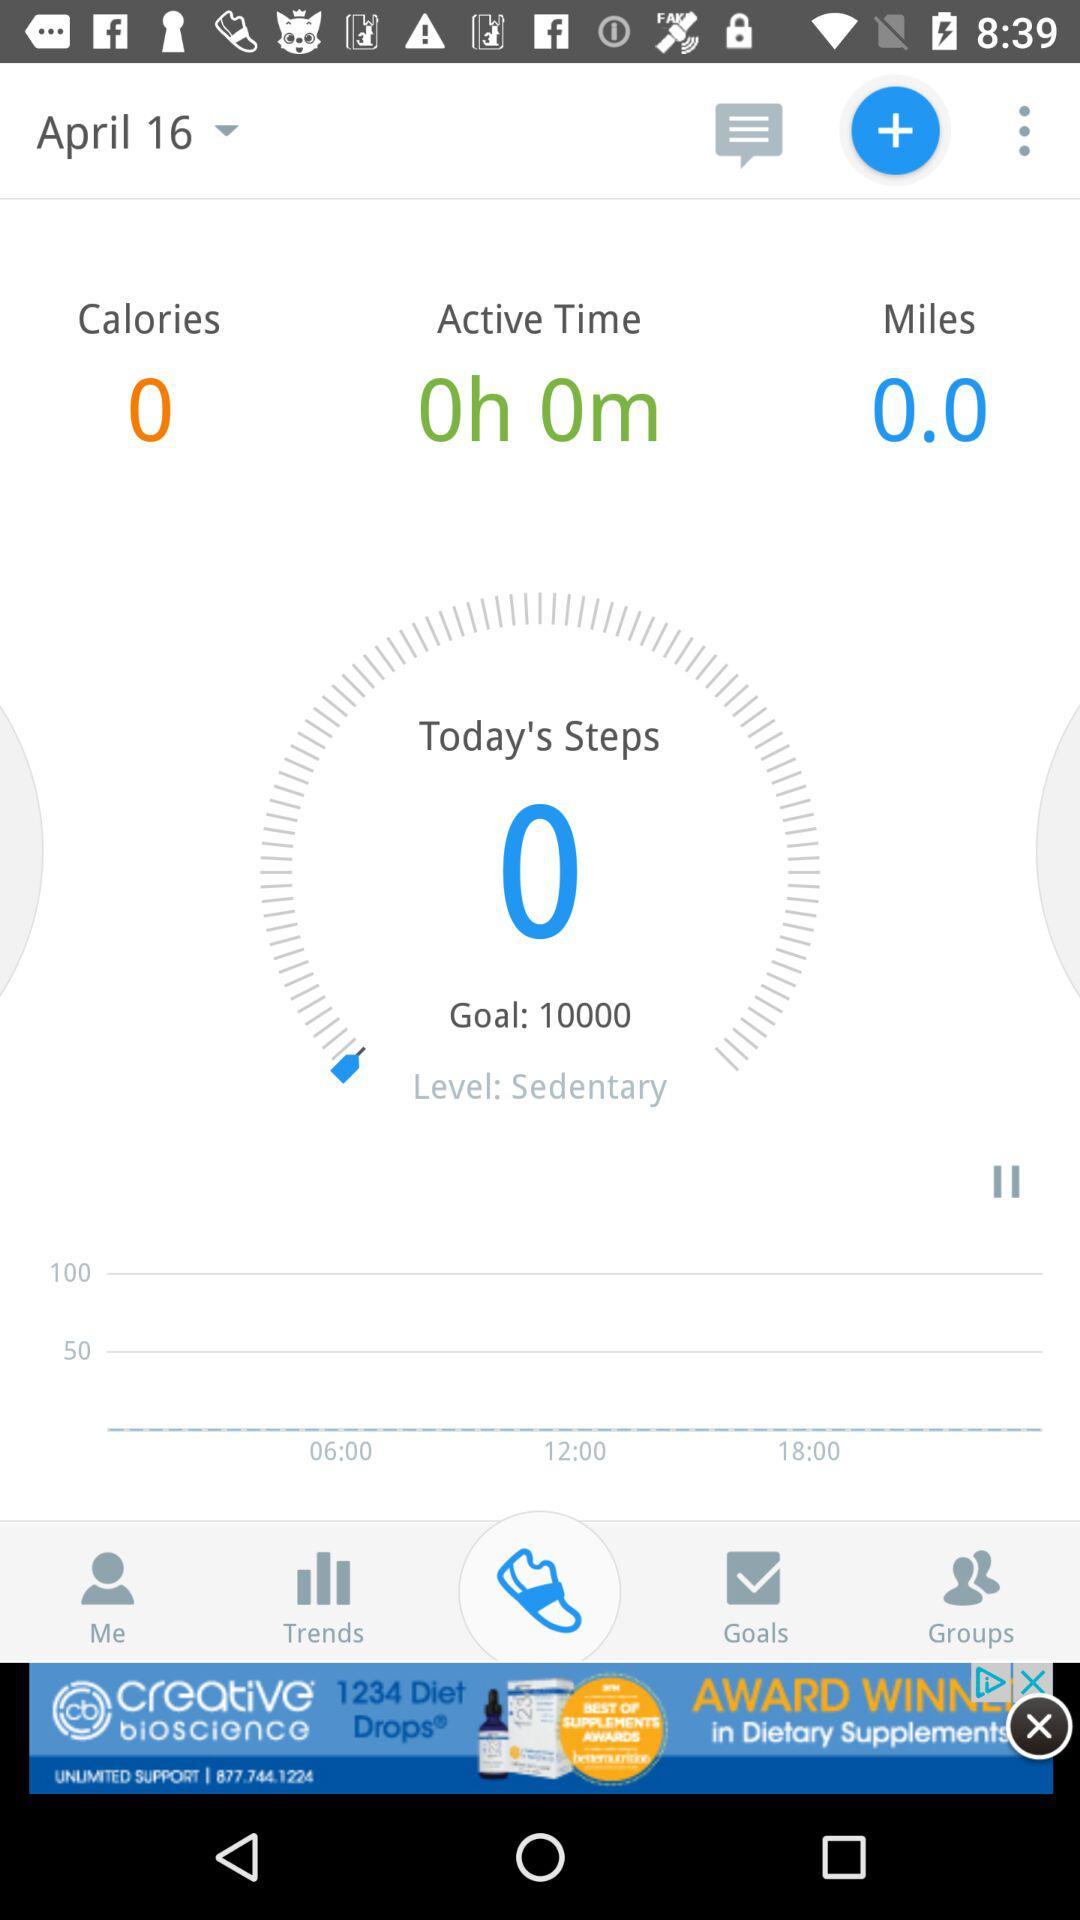  What do you see at coordinates (1038, 1725) in the screenshot?
I see `the close icon` at bounding box center [1038, 1725].